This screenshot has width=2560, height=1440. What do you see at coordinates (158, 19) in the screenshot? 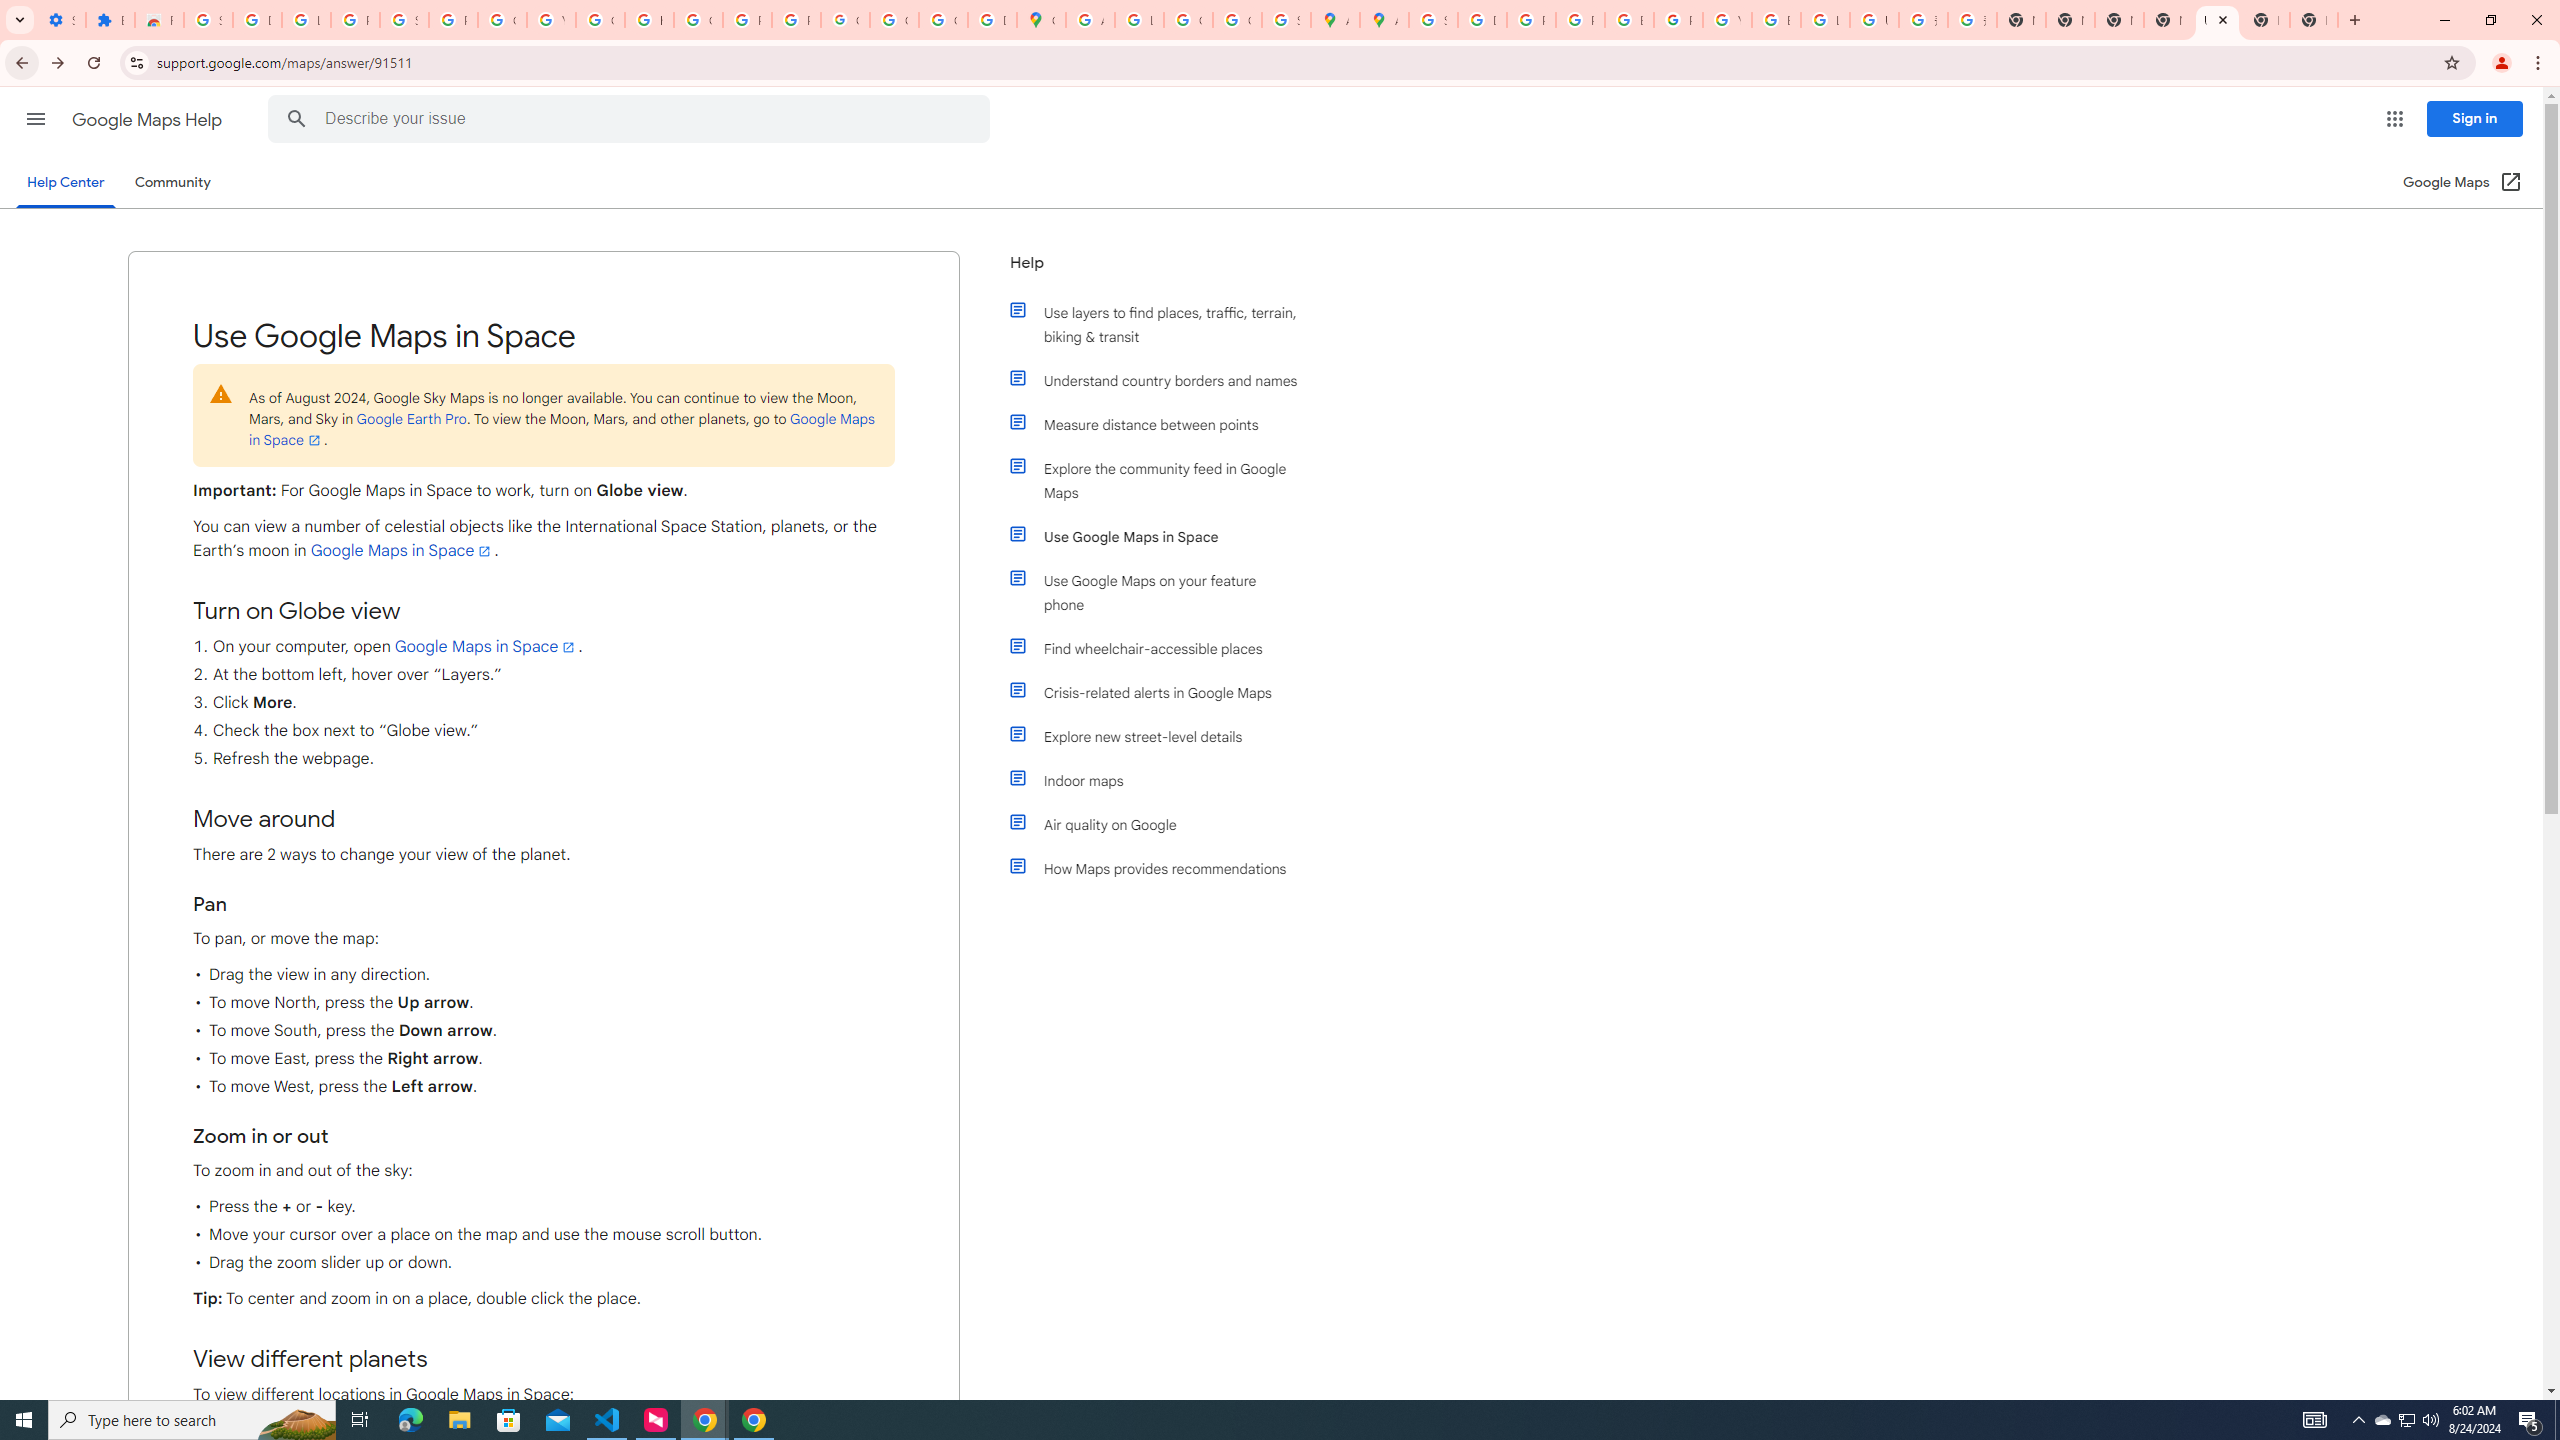
I see `'Reviews: Helix Fruit Jump Arcade Game'` at bounding box center [158, 19].